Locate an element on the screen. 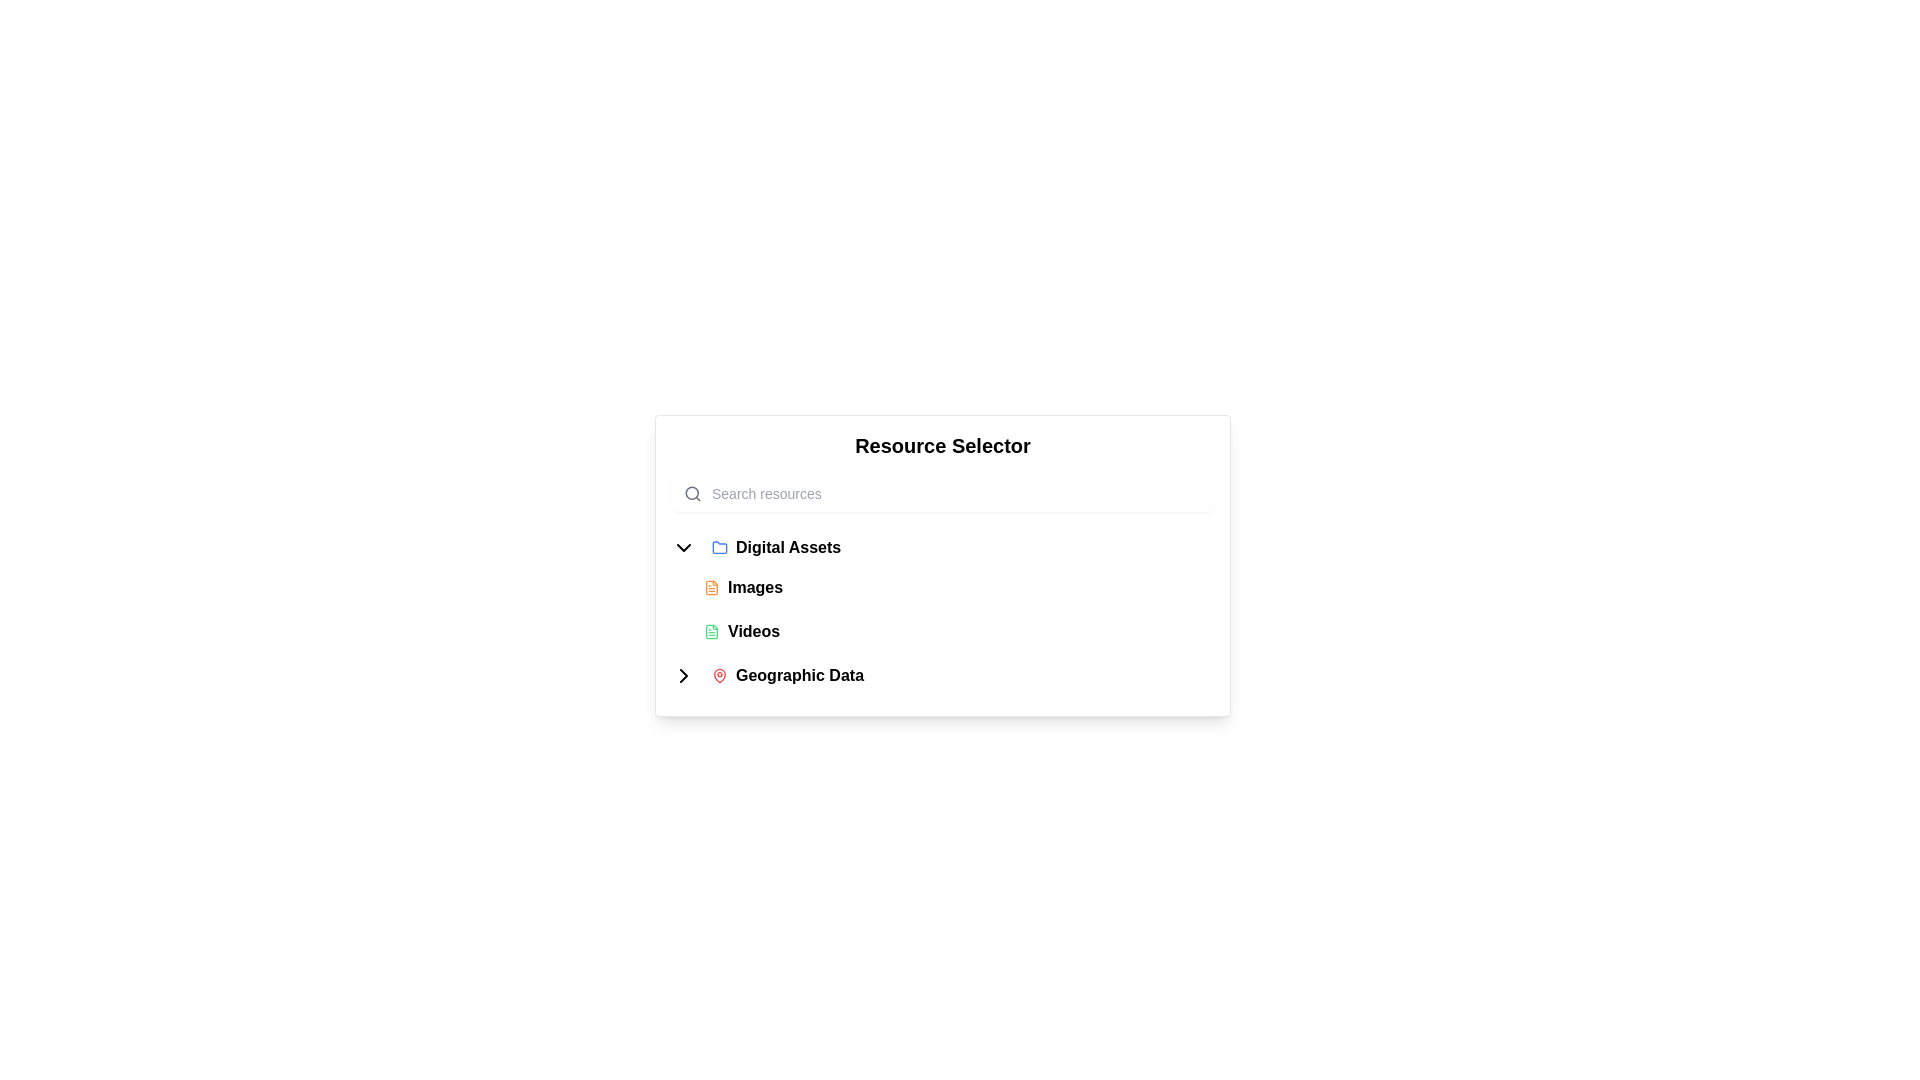 This screenshot has width=1920, height=1080. the magnifying glass icon with a gray outline located inside the search bar at the top-left corner of the 'Resource Selector' UI component is located at coordinates (686, 493).